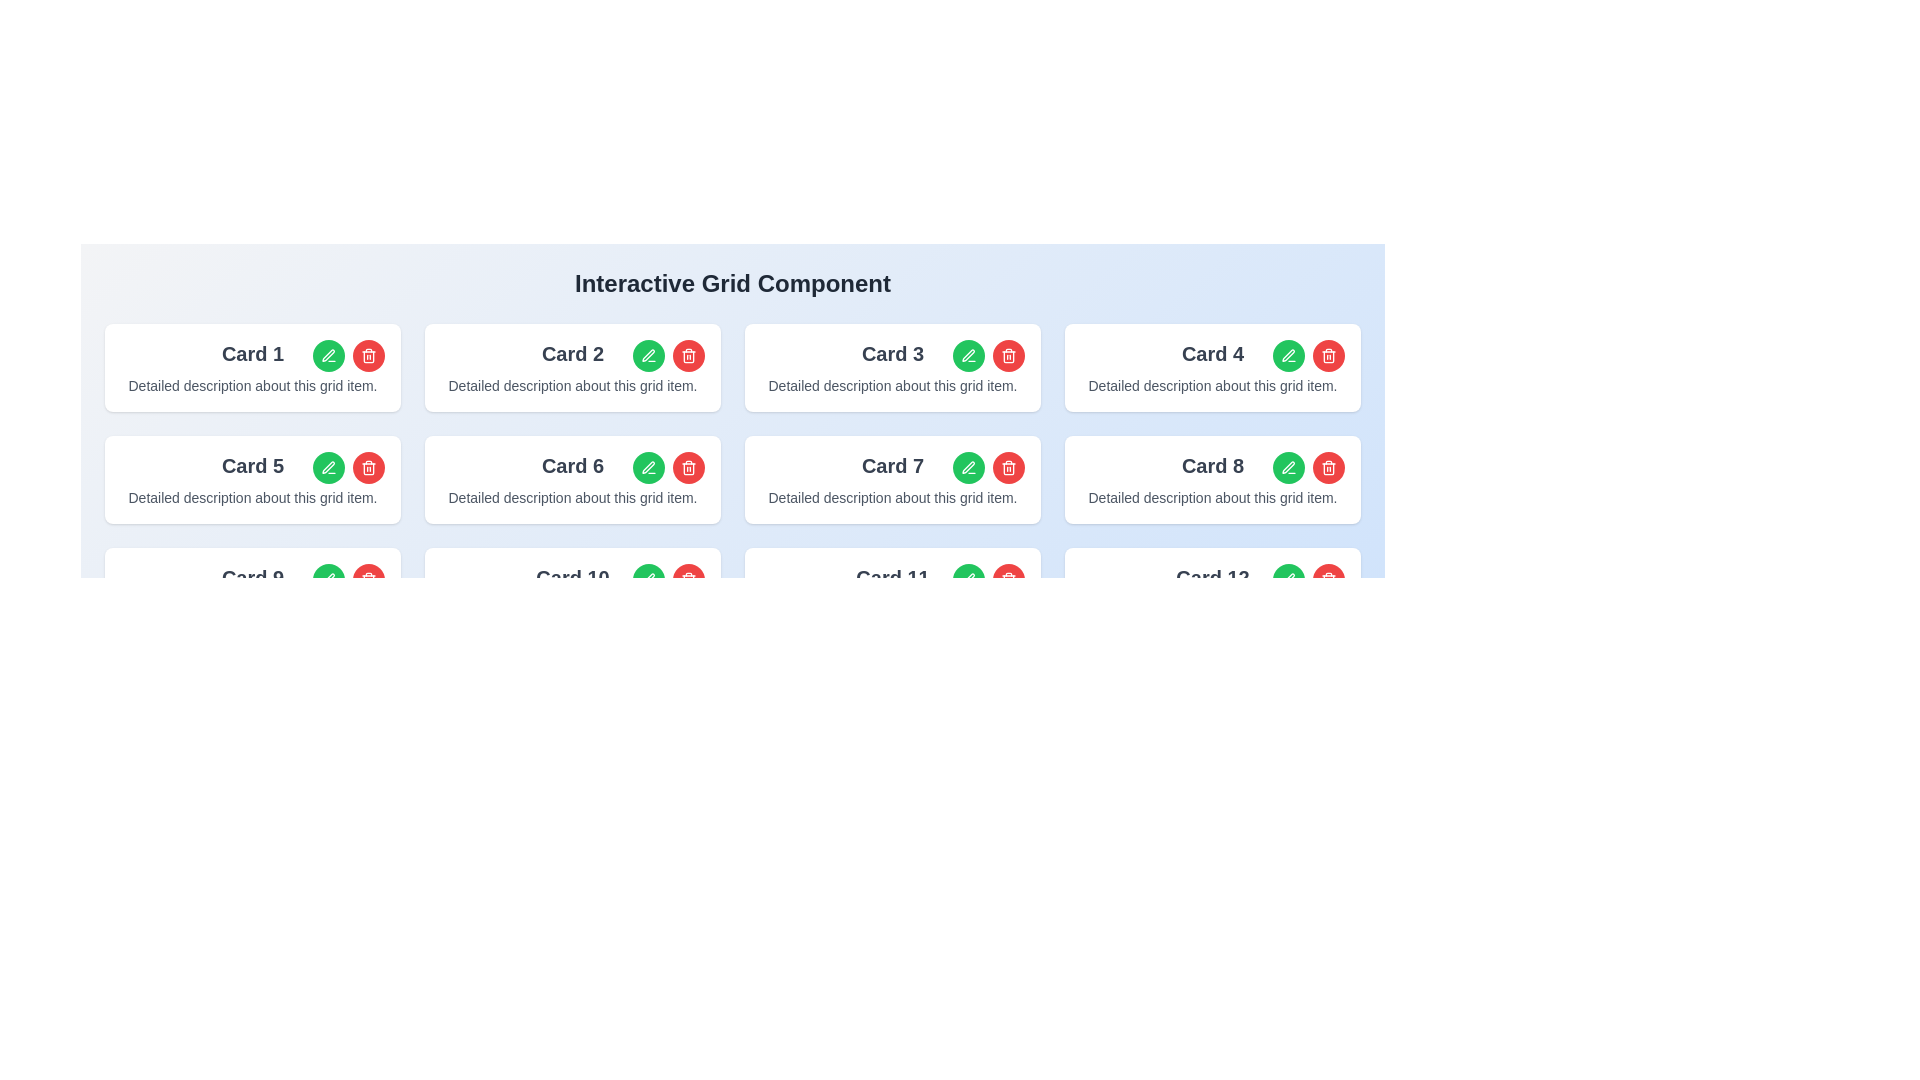  Describe the element at coordinates (369, 579) in the screenshot. I see `the delete button located at the top-right corner of 'Card 9'` at that location.